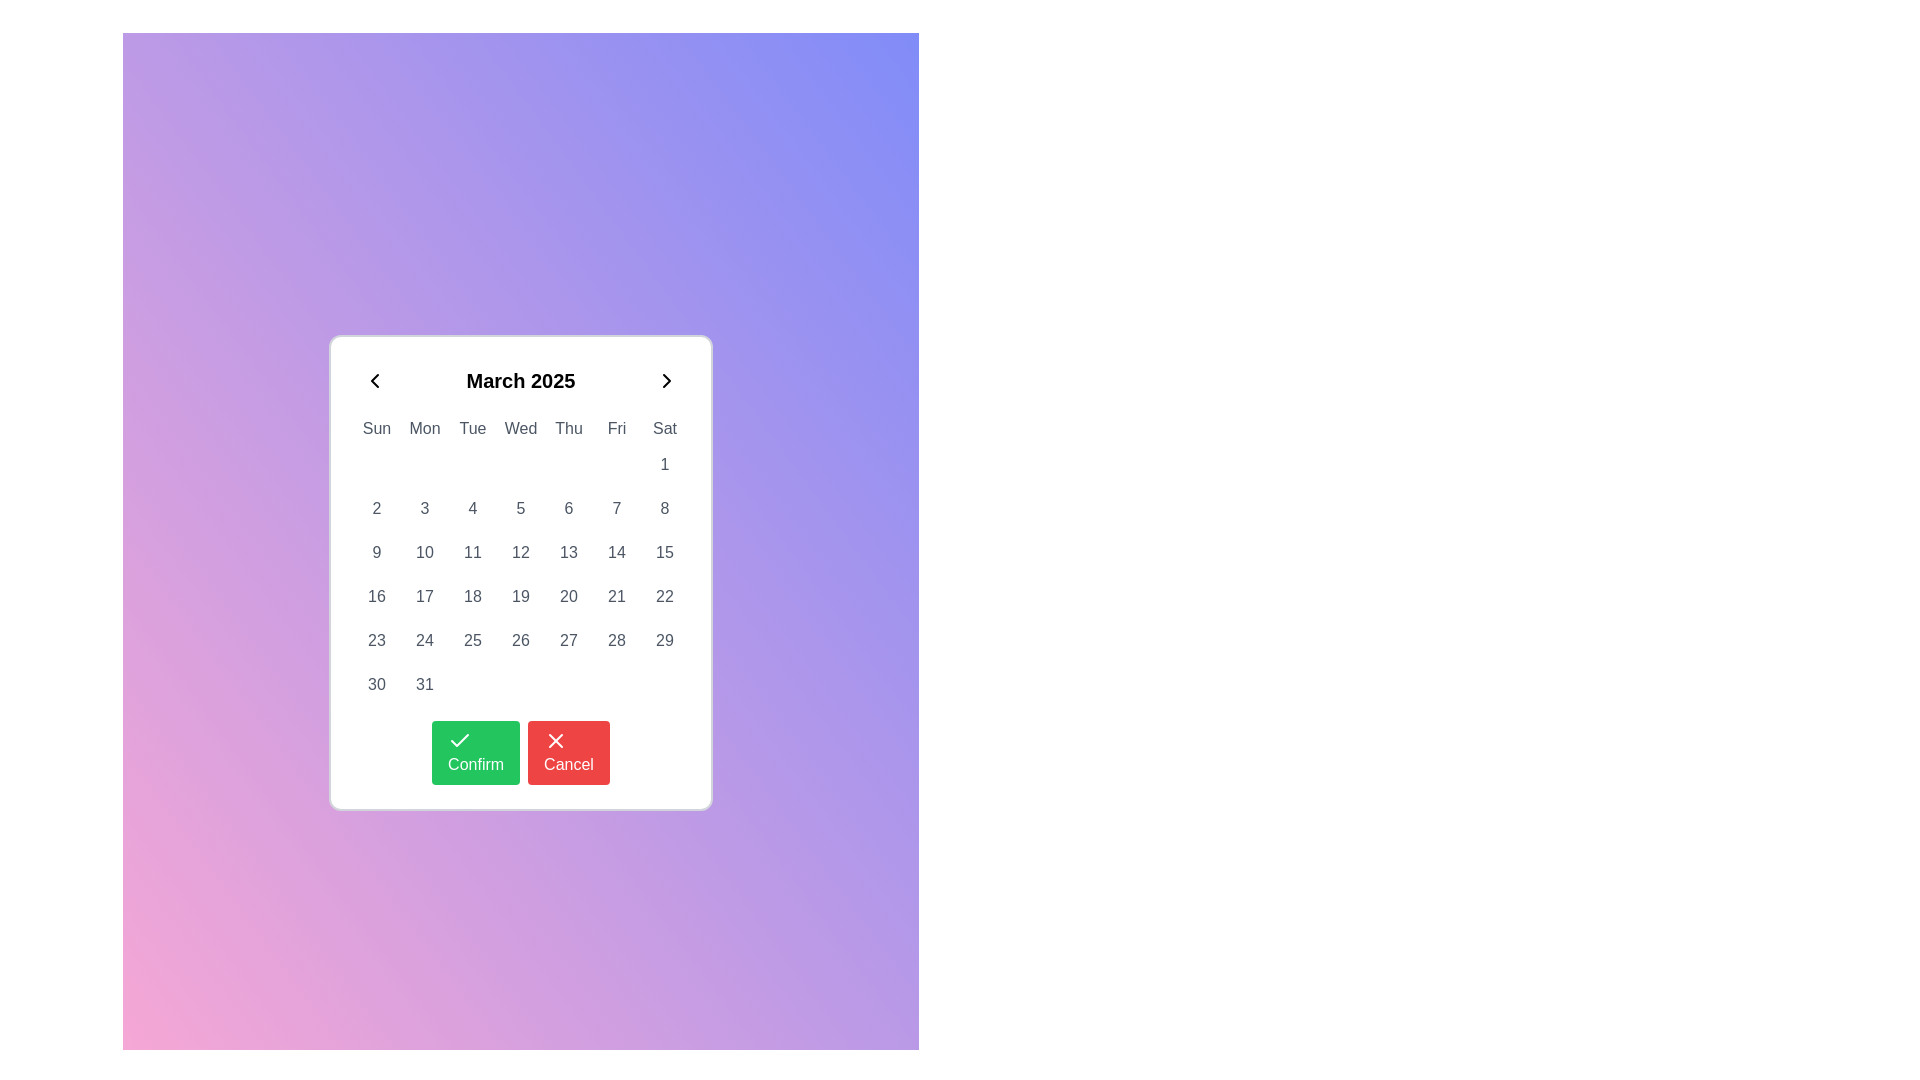  Describe the element at coordinates (616, 640) in the screenshot. I see `the calendar date selector button located in the sixth row of the grid, which is the seventh item in the row containing dates 23 to 29` at that location.